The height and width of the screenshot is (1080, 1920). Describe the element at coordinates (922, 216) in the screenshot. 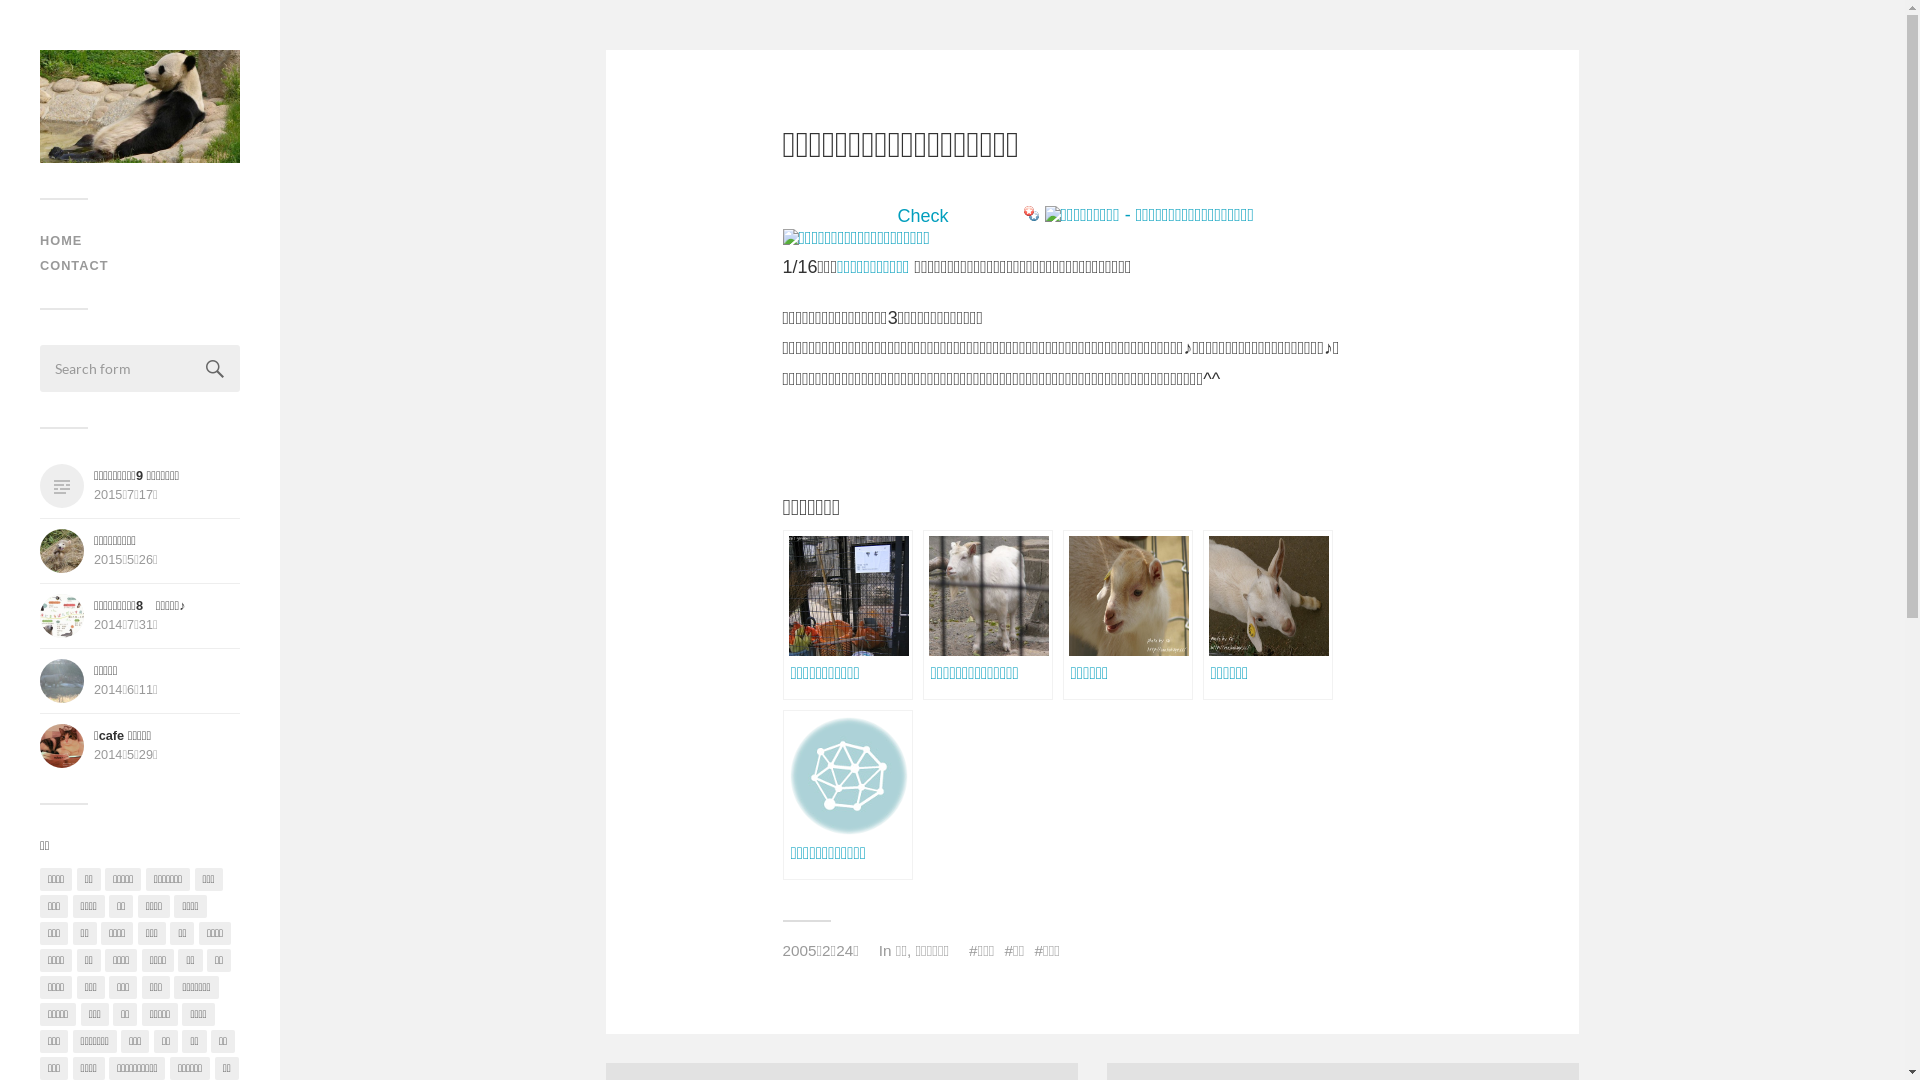

I see `'Check'` at that location.